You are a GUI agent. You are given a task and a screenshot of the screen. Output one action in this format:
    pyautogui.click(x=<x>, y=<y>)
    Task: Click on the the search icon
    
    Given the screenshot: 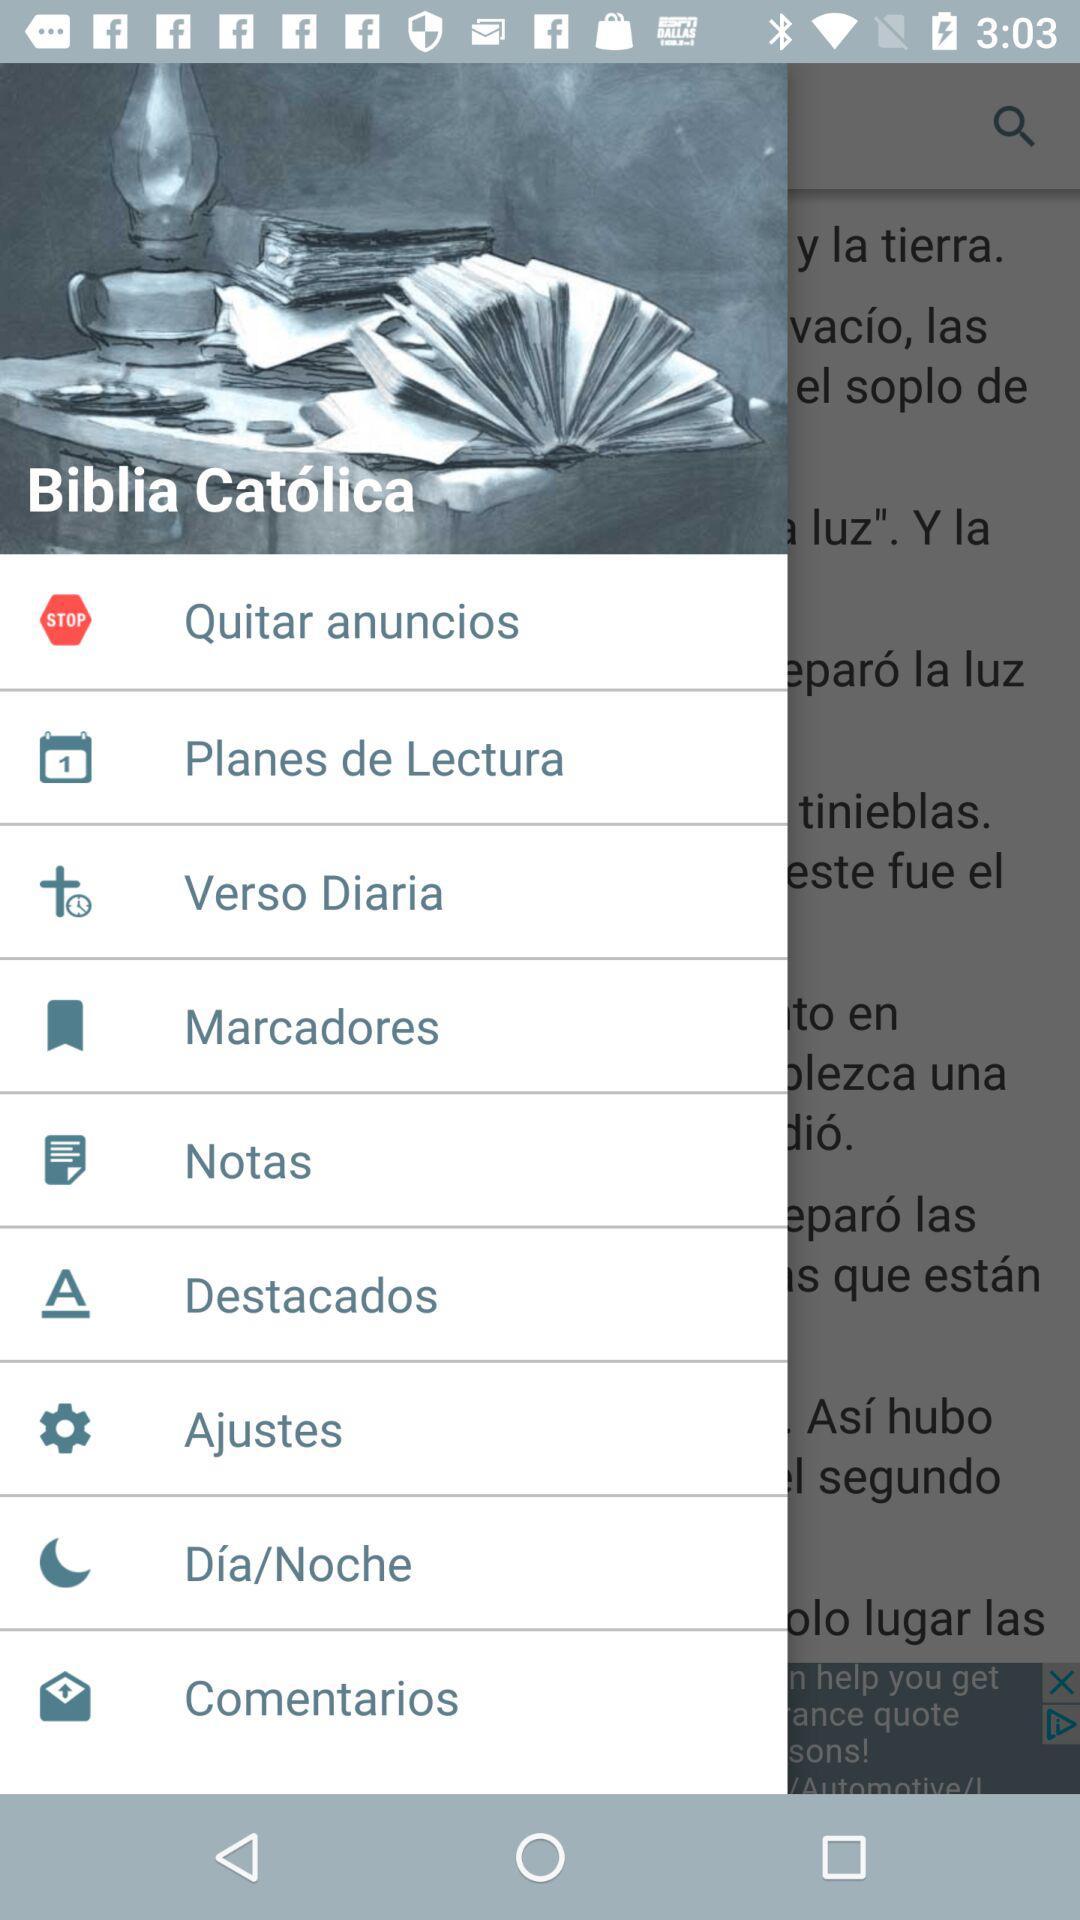 What is the action you would take?
    pyautogui.click(x=1014, y=124)
    